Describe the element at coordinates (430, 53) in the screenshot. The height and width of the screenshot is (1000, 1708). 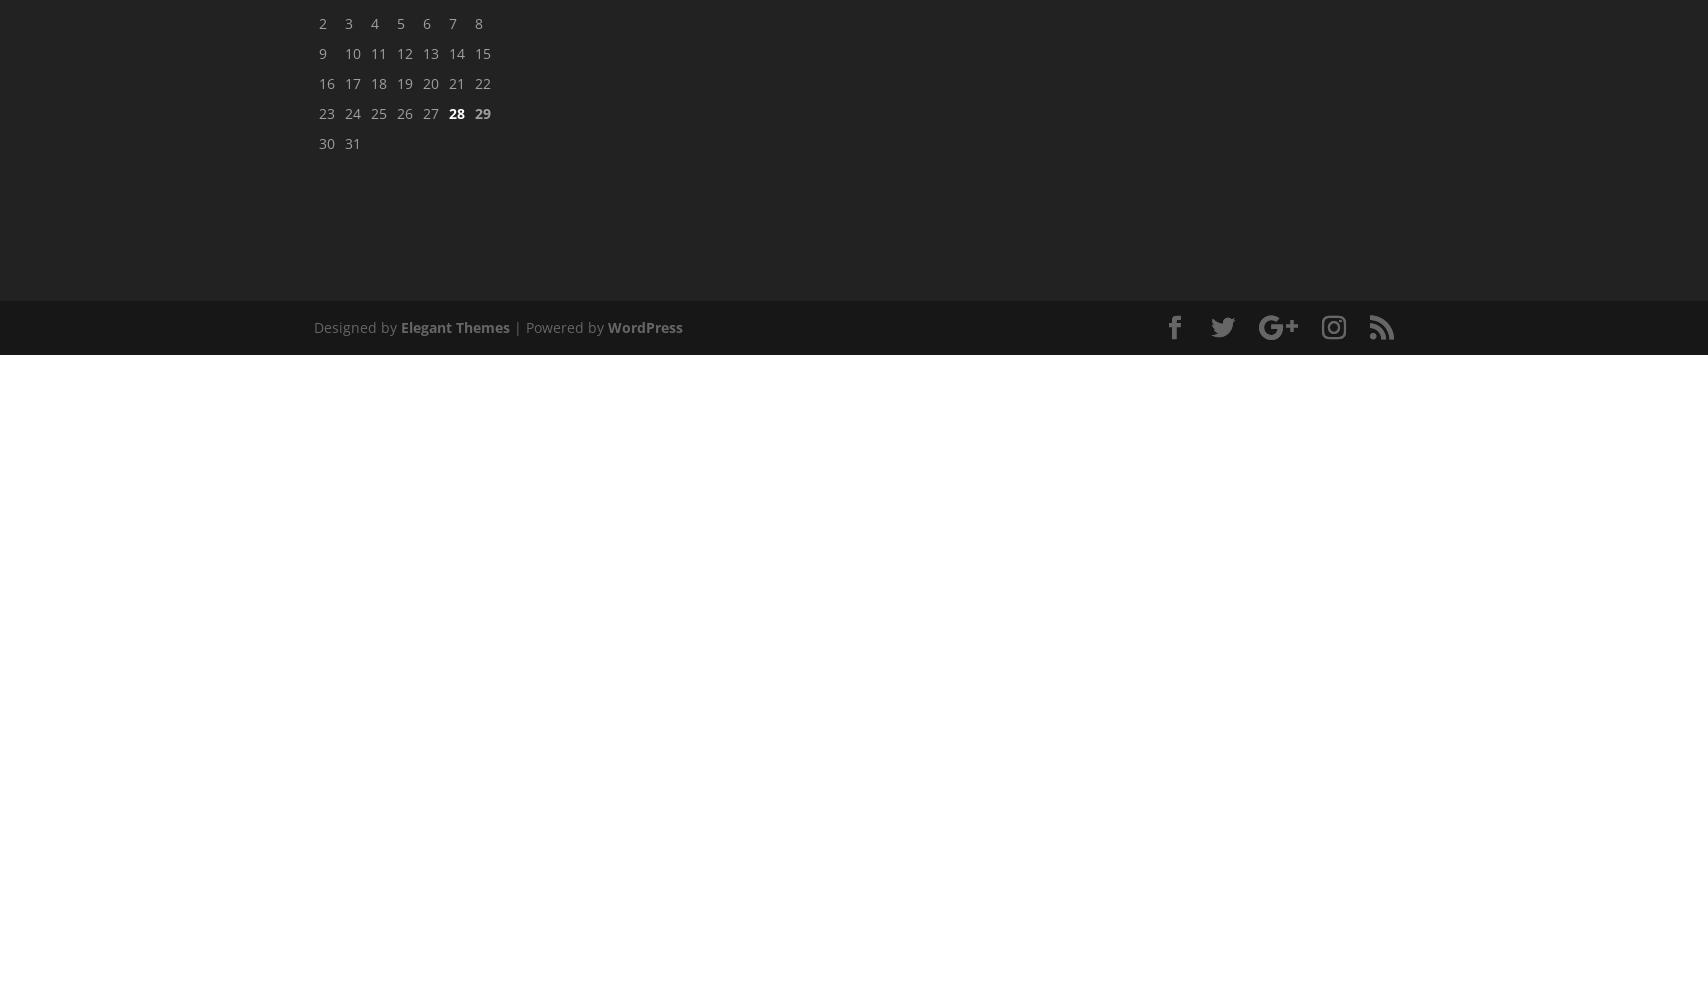
I see `'13'` at that location.